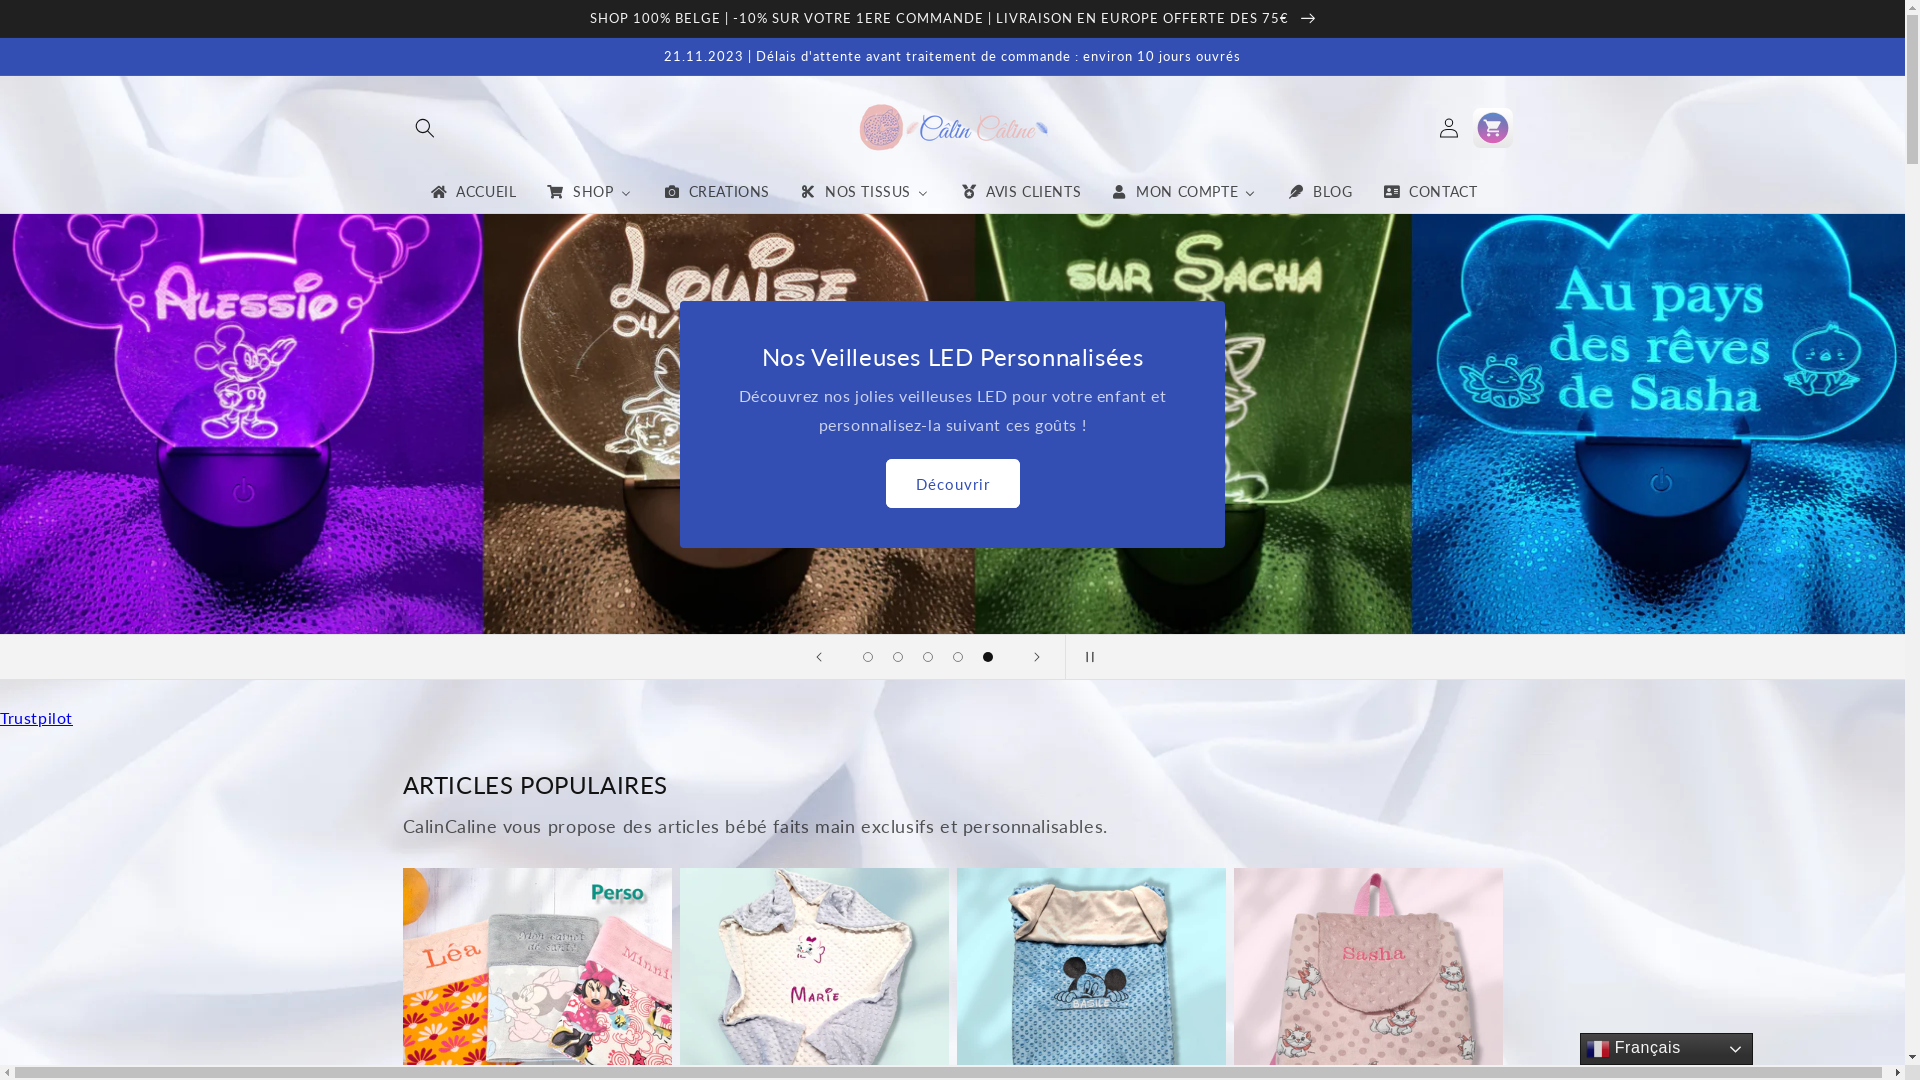  What do you see at coordinates (715, 192) in the screenshot?
I see `'CREATIONS'` at bounding box center [715, 192].